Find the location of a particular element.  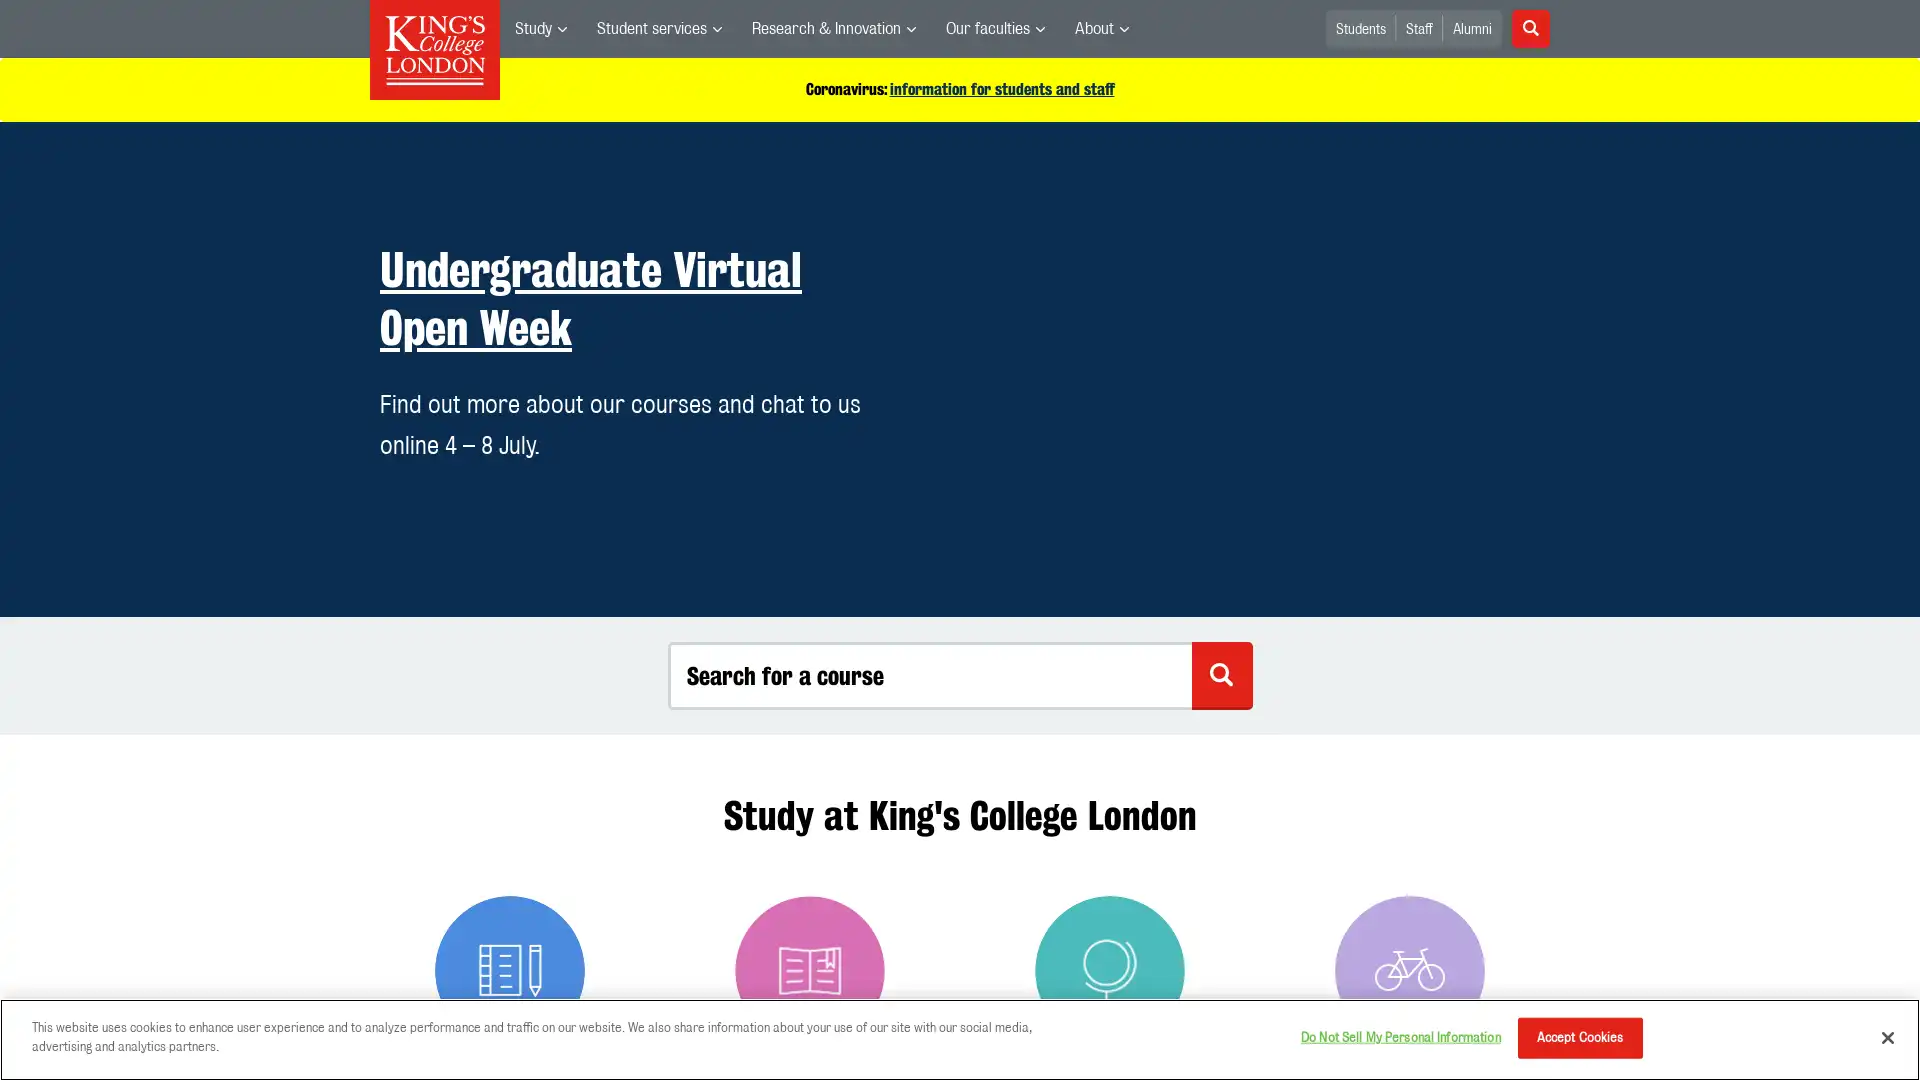

Do Not Sell My Personal Information is located at coordinates (1399, 1036).